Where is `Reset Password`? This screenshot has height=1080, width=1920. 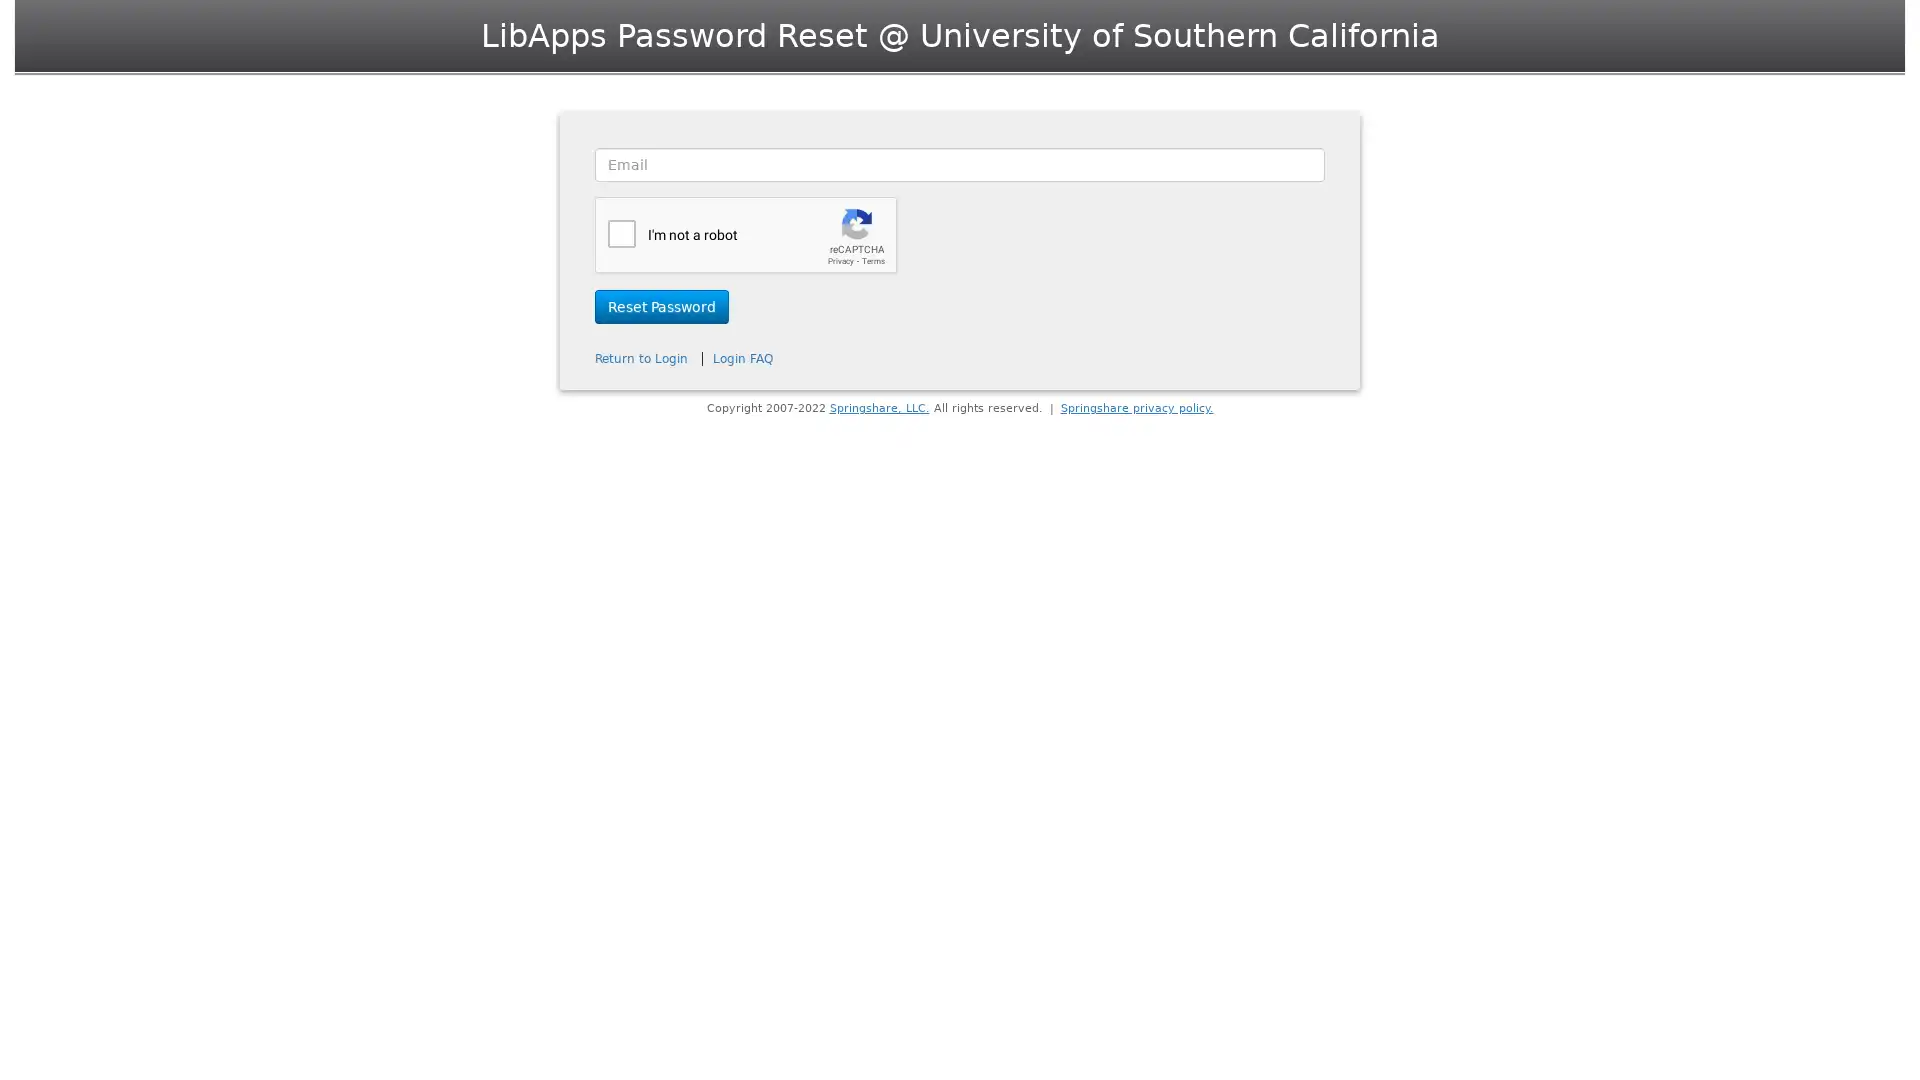 Reset Password is located at coordinates (662, 307).